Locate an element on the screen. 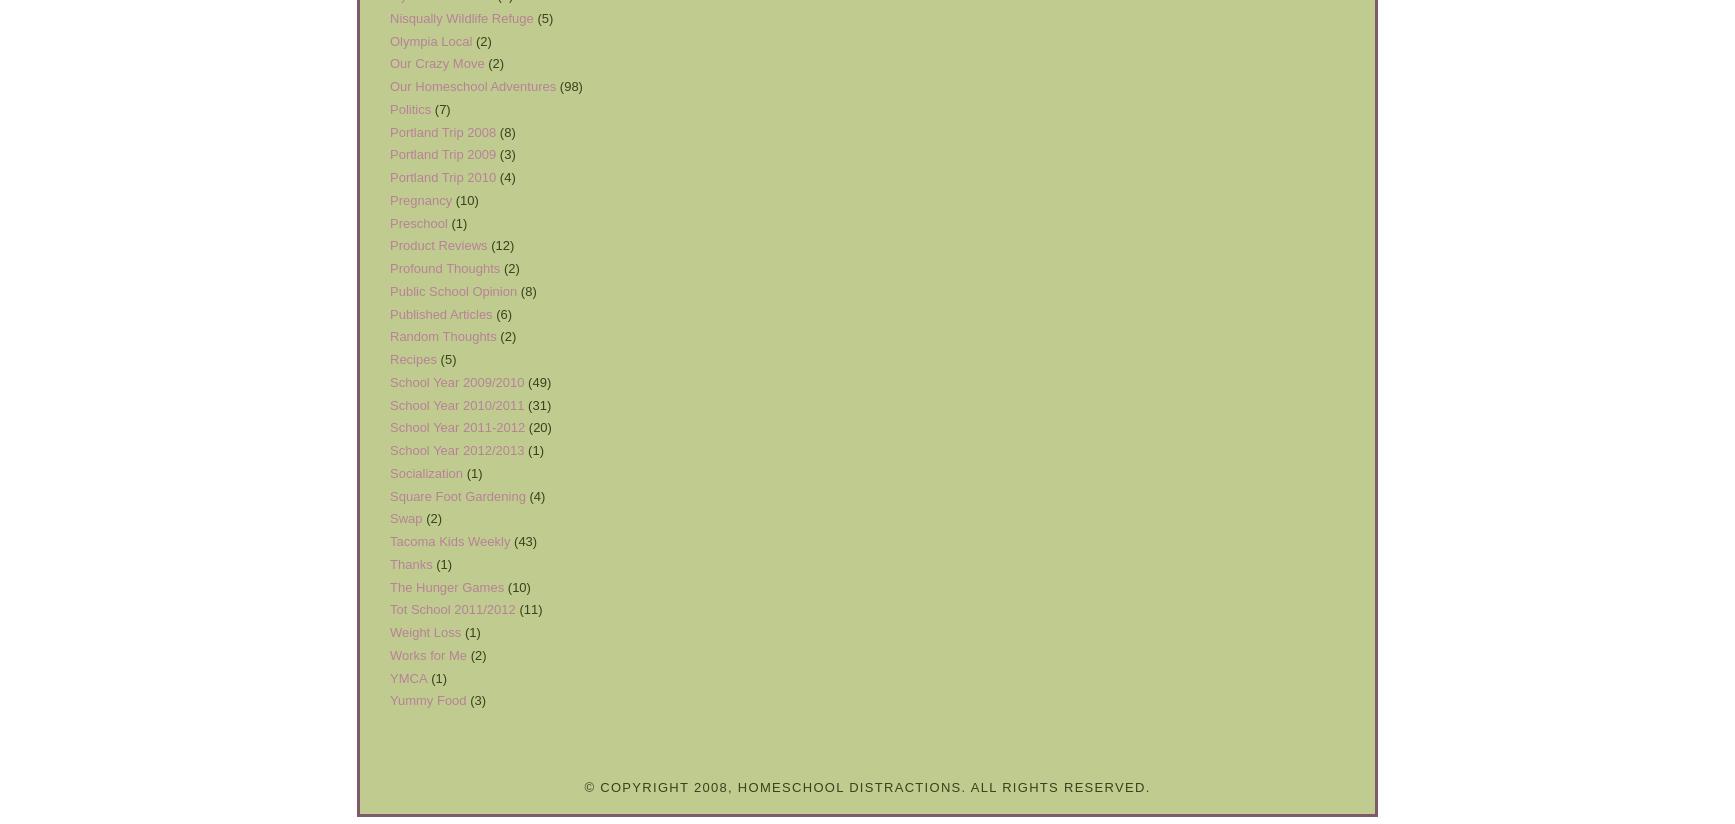  '(98)' is located at coordinates (570, 85).